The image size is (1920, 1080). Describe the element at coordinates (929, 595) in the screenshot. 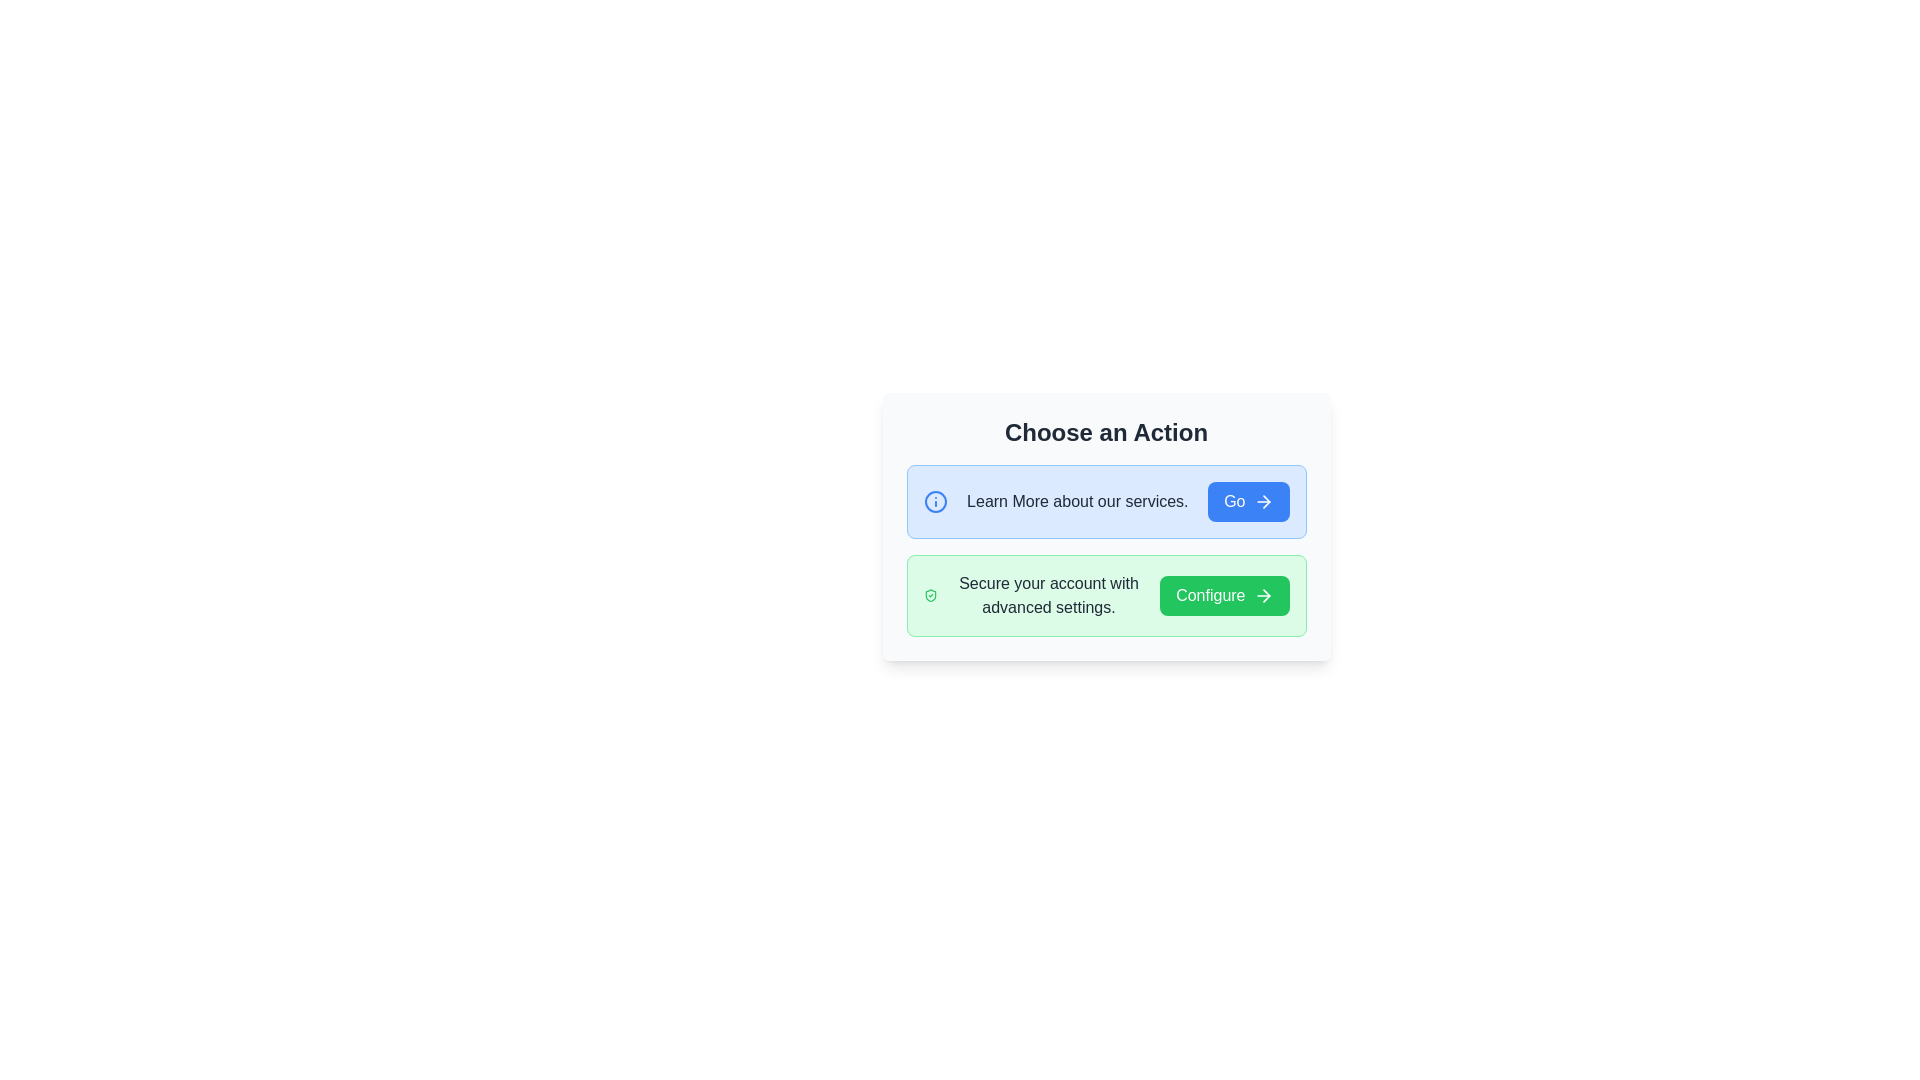

I see `the security icon, which is a shield with a green outline and a check mark, located at the left edge of the text block stating 'Secure your account with advanced settings'` at that location.